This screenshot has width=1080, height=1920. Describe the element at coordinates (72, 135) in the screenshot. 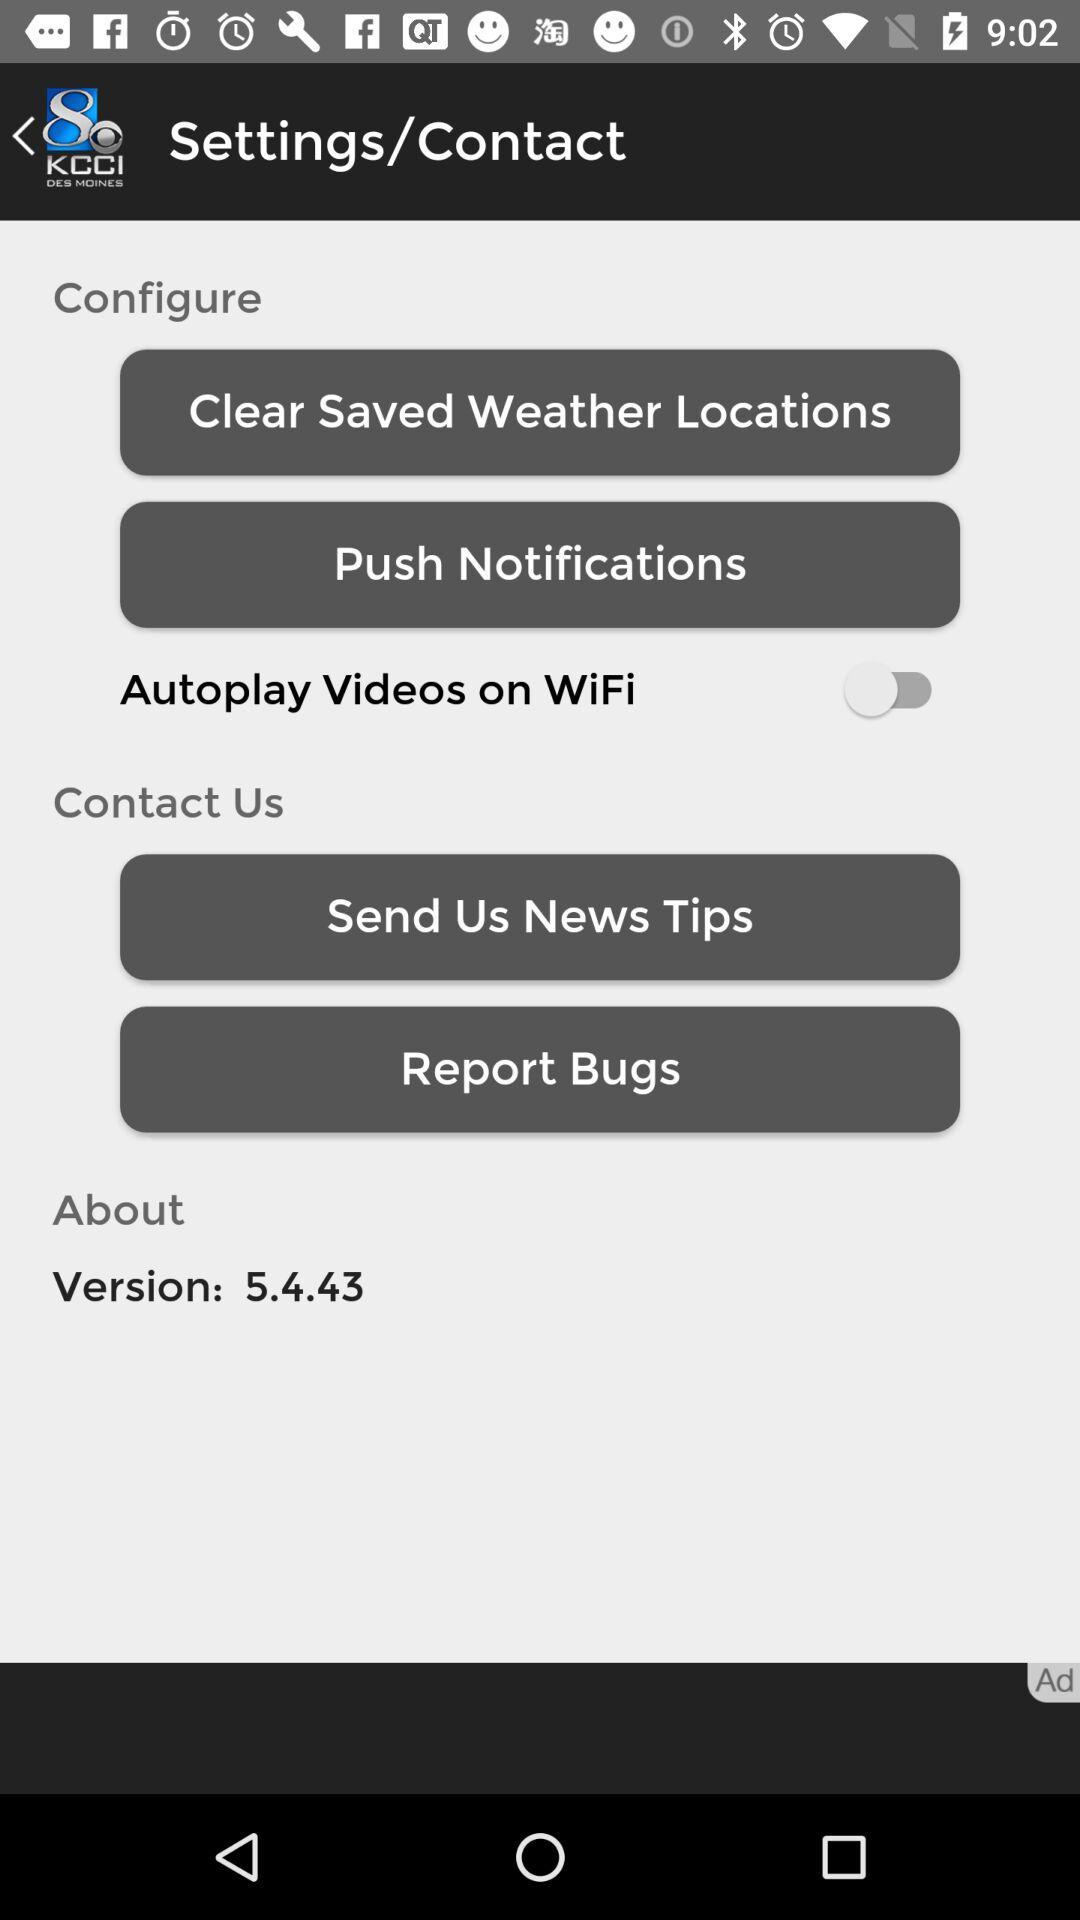

I see `the icon above configure item` at that location.